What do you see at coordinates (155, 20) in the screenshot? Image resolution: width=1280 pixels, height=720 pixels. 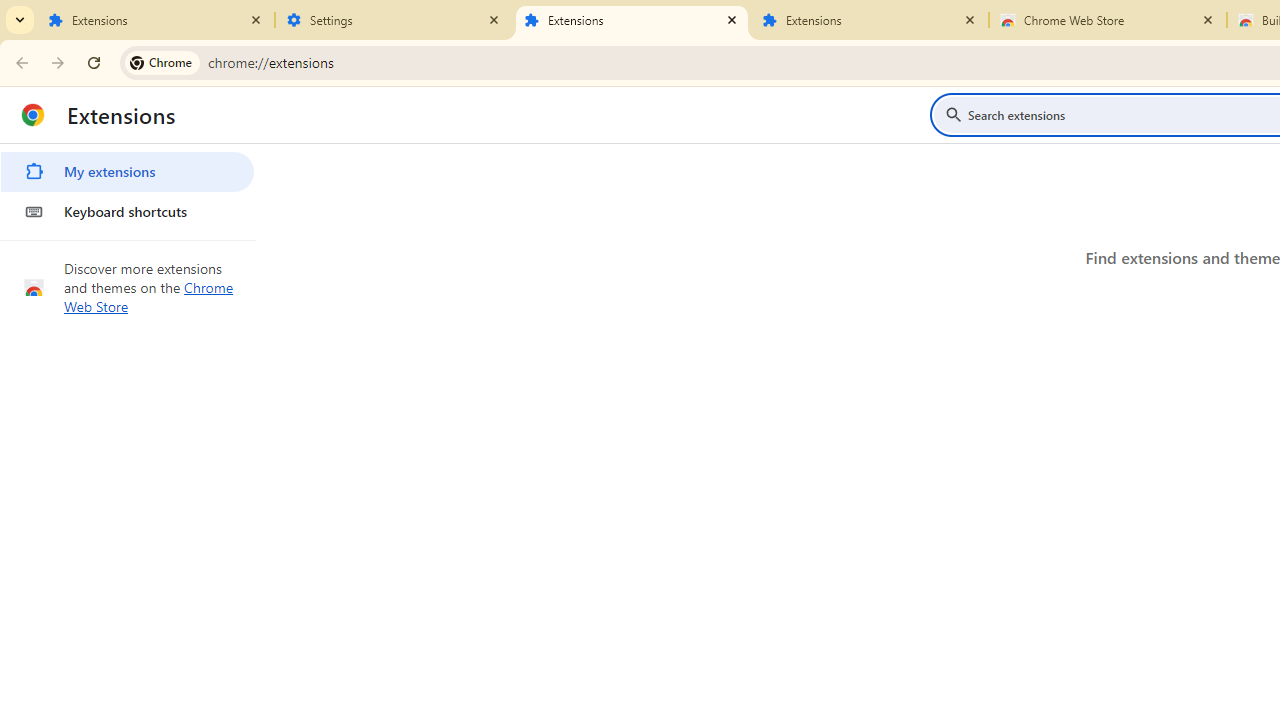 I see `'Extensions'` at bounding box center [155, 20].